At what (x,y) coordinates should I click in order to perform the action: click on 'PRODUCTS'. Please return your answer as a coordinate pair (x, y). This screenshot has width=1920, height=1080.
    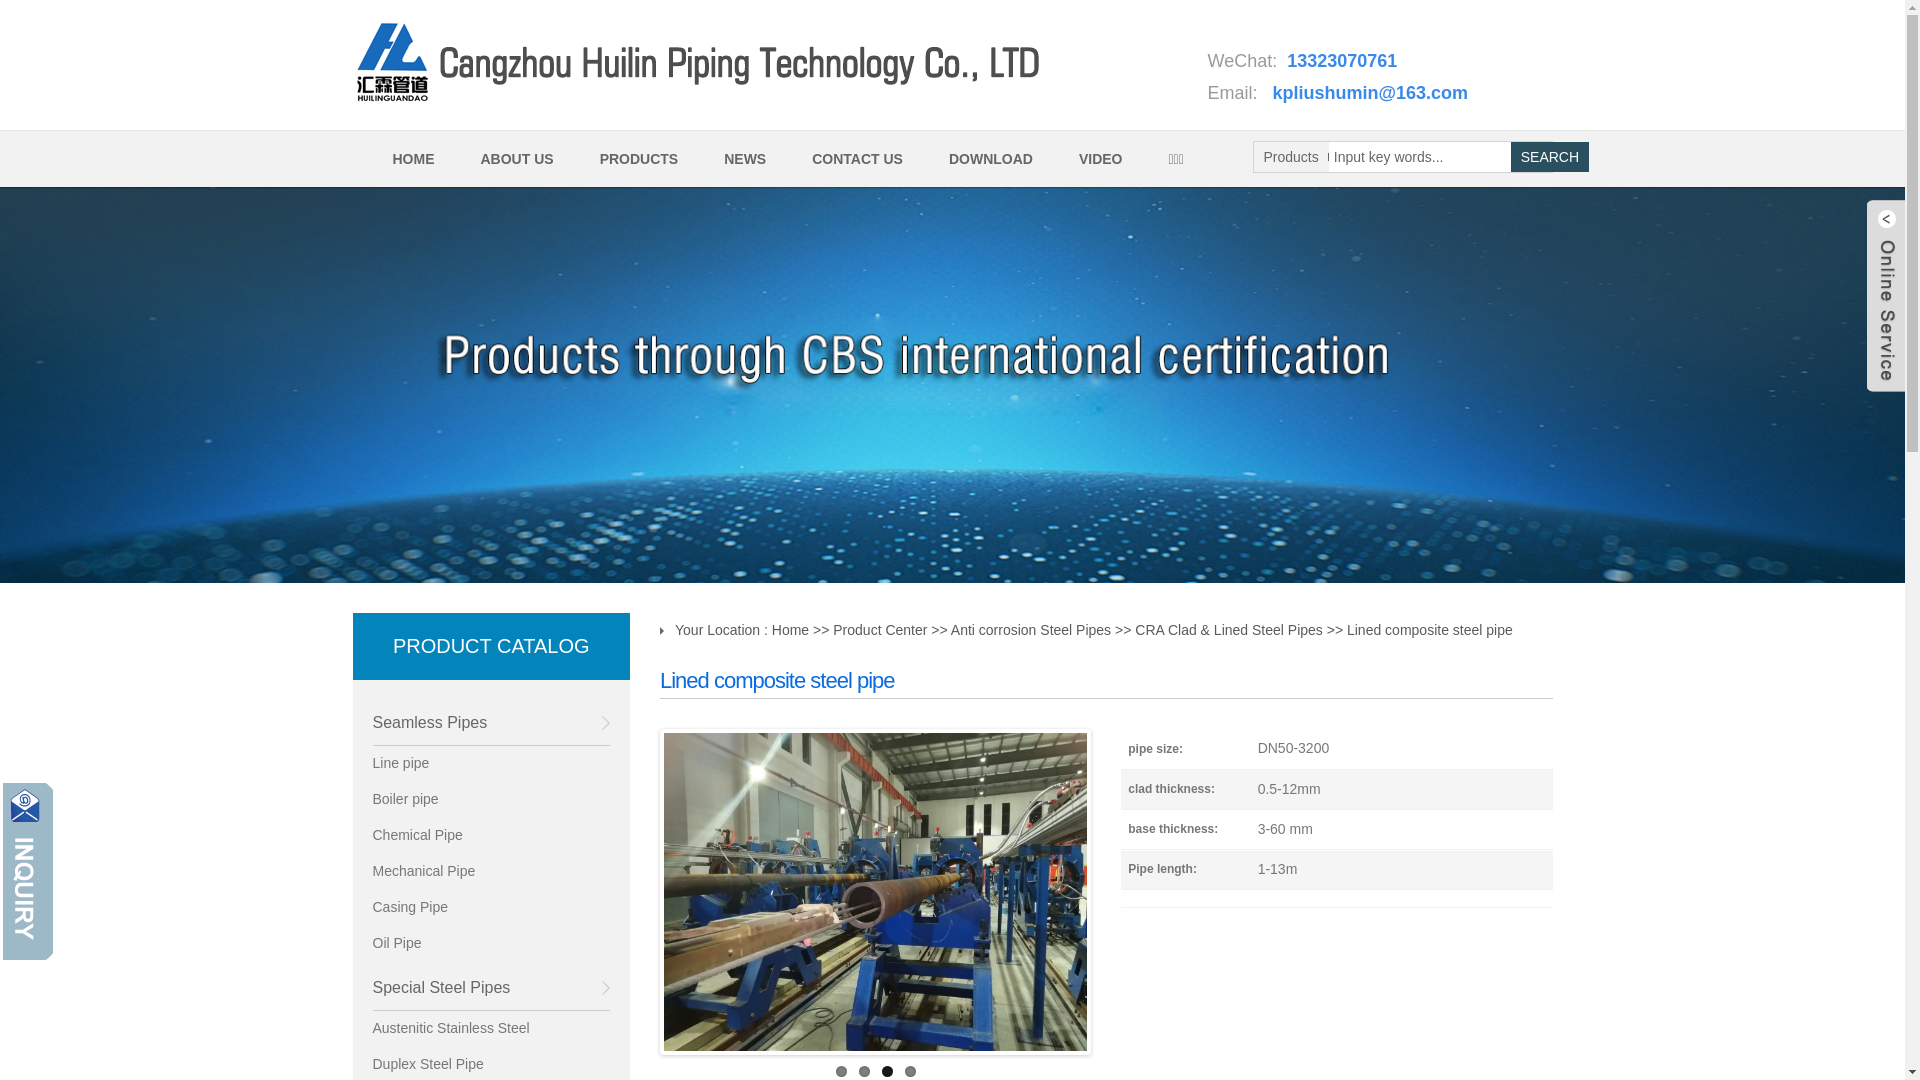
    Looking at the image, I should click on (574, 157).